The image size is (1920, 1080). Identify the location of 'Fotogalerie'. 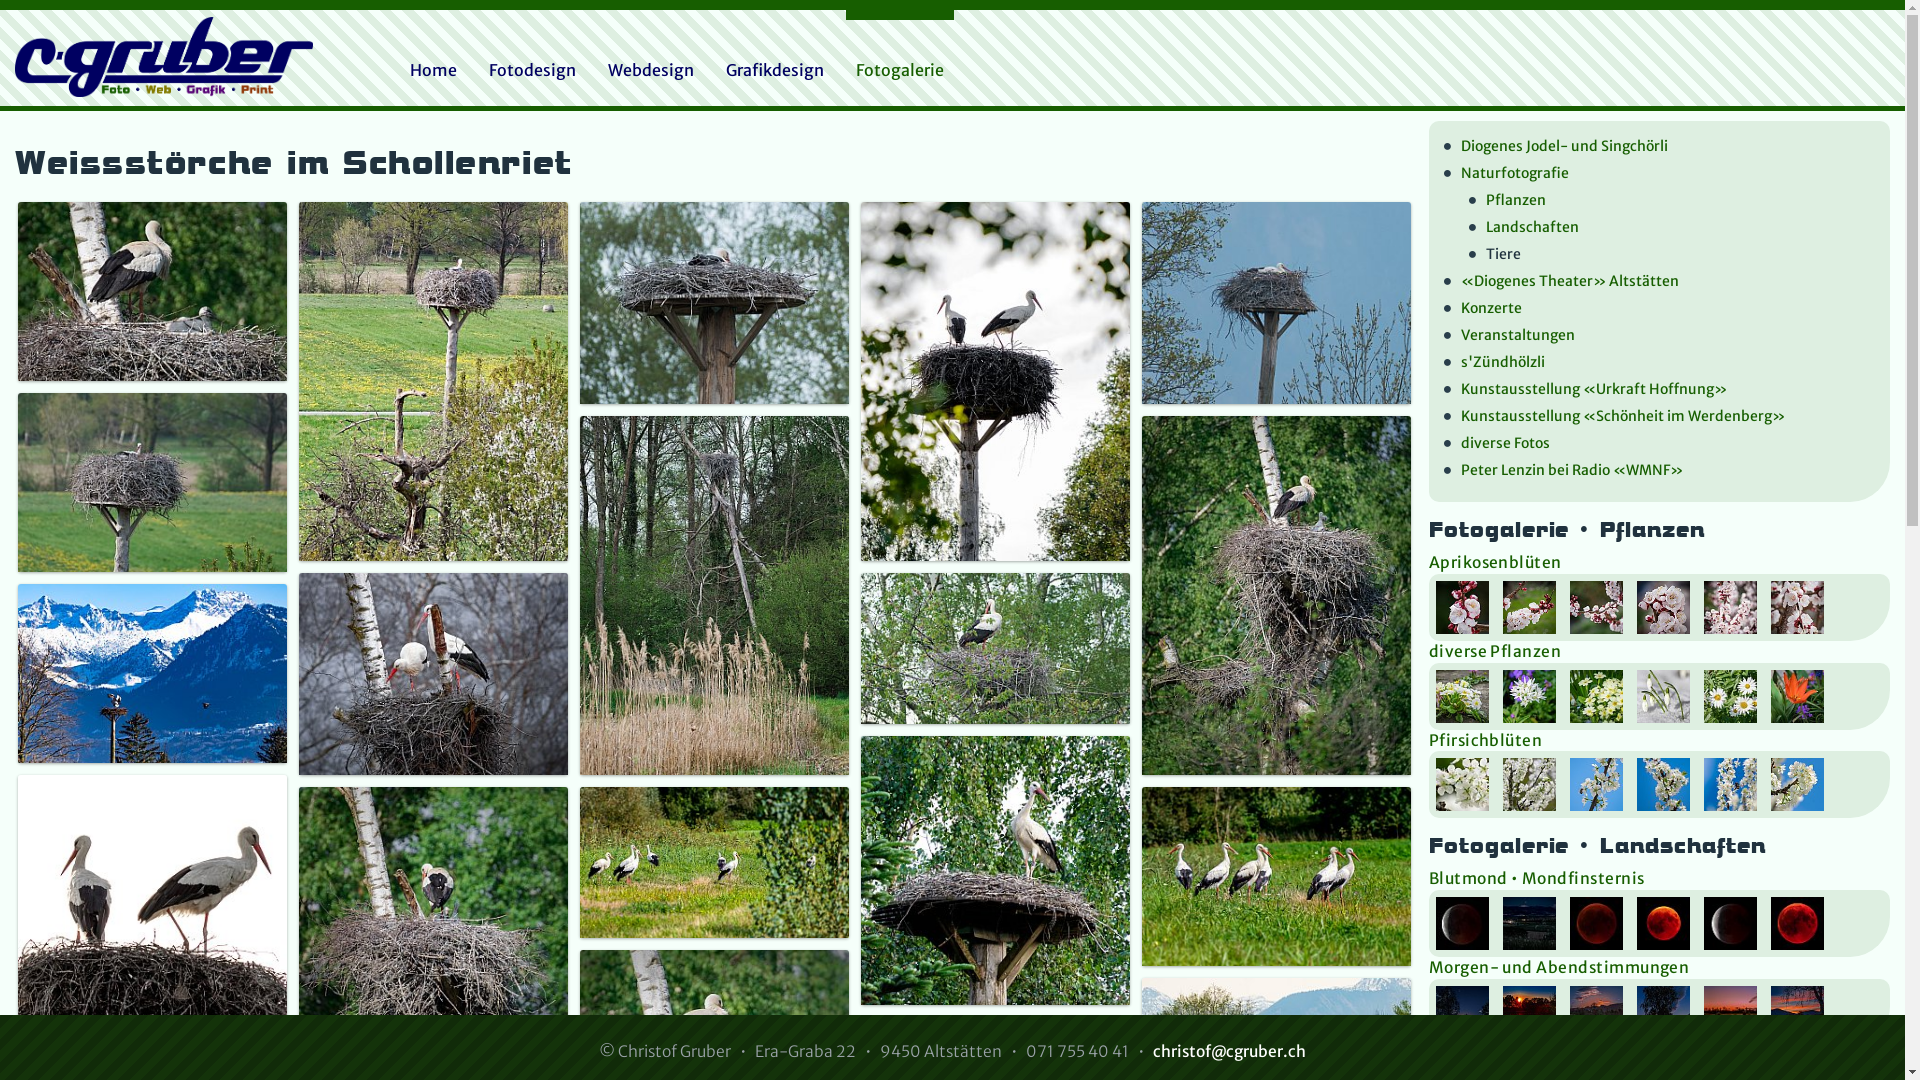
(899, 69).